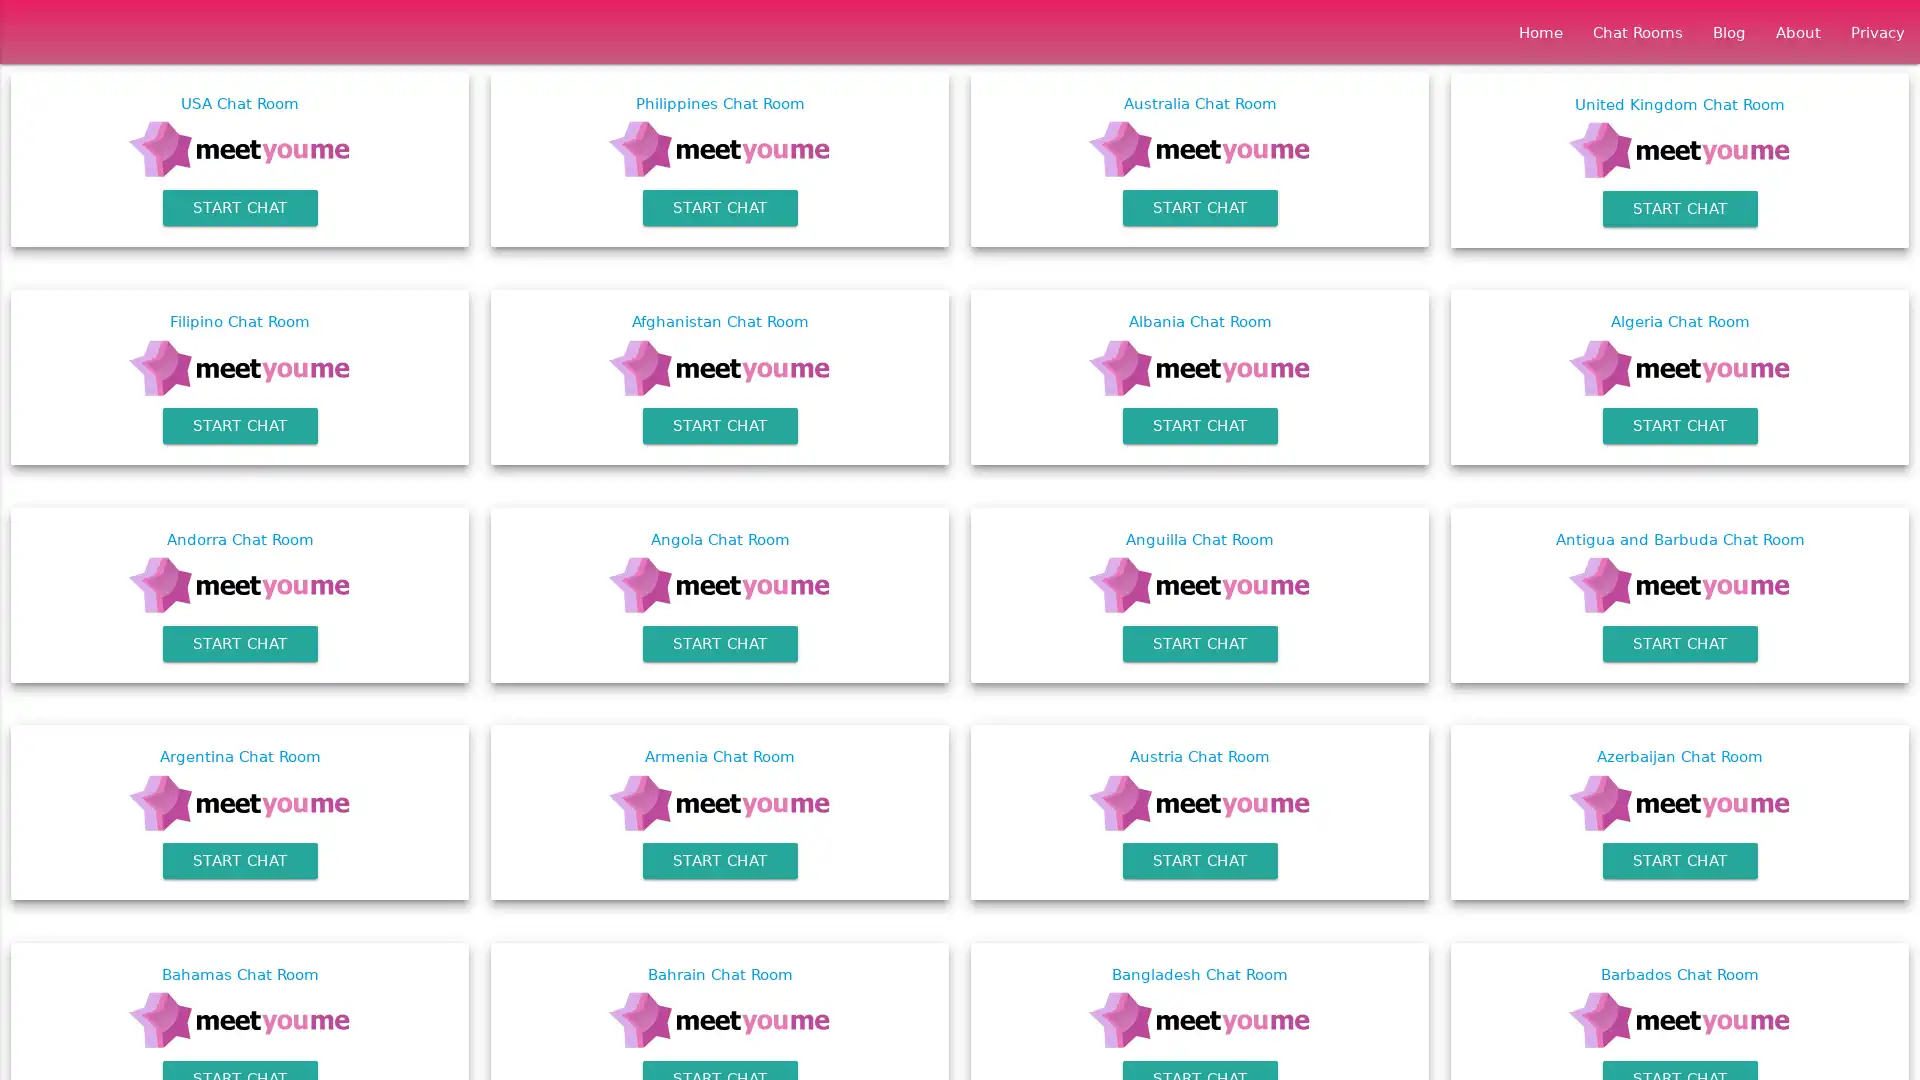  I want to click on START CHAT, so click(239, 643).